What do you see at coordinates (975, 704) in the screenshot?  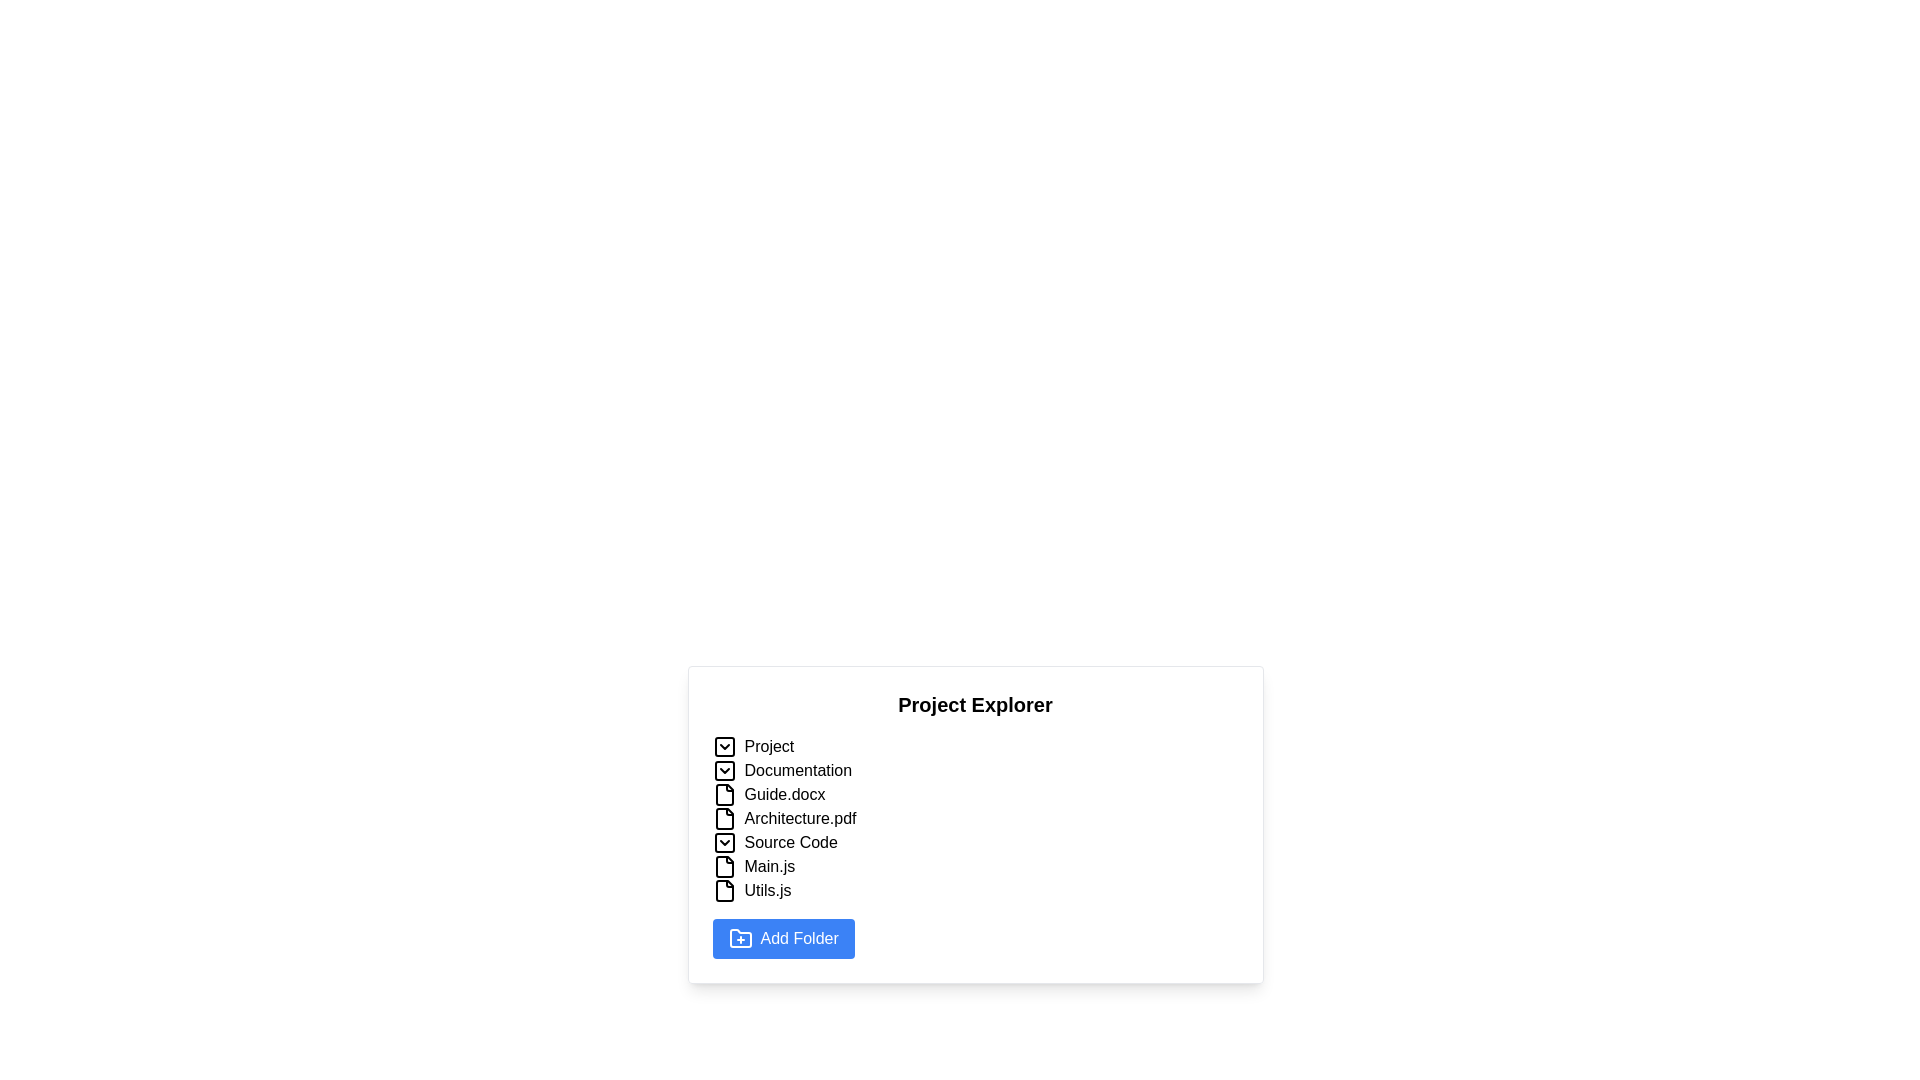 I see `the central Text Label that identifies the content of the 'Project Explorer' panel` at bounding box center [975, 704].